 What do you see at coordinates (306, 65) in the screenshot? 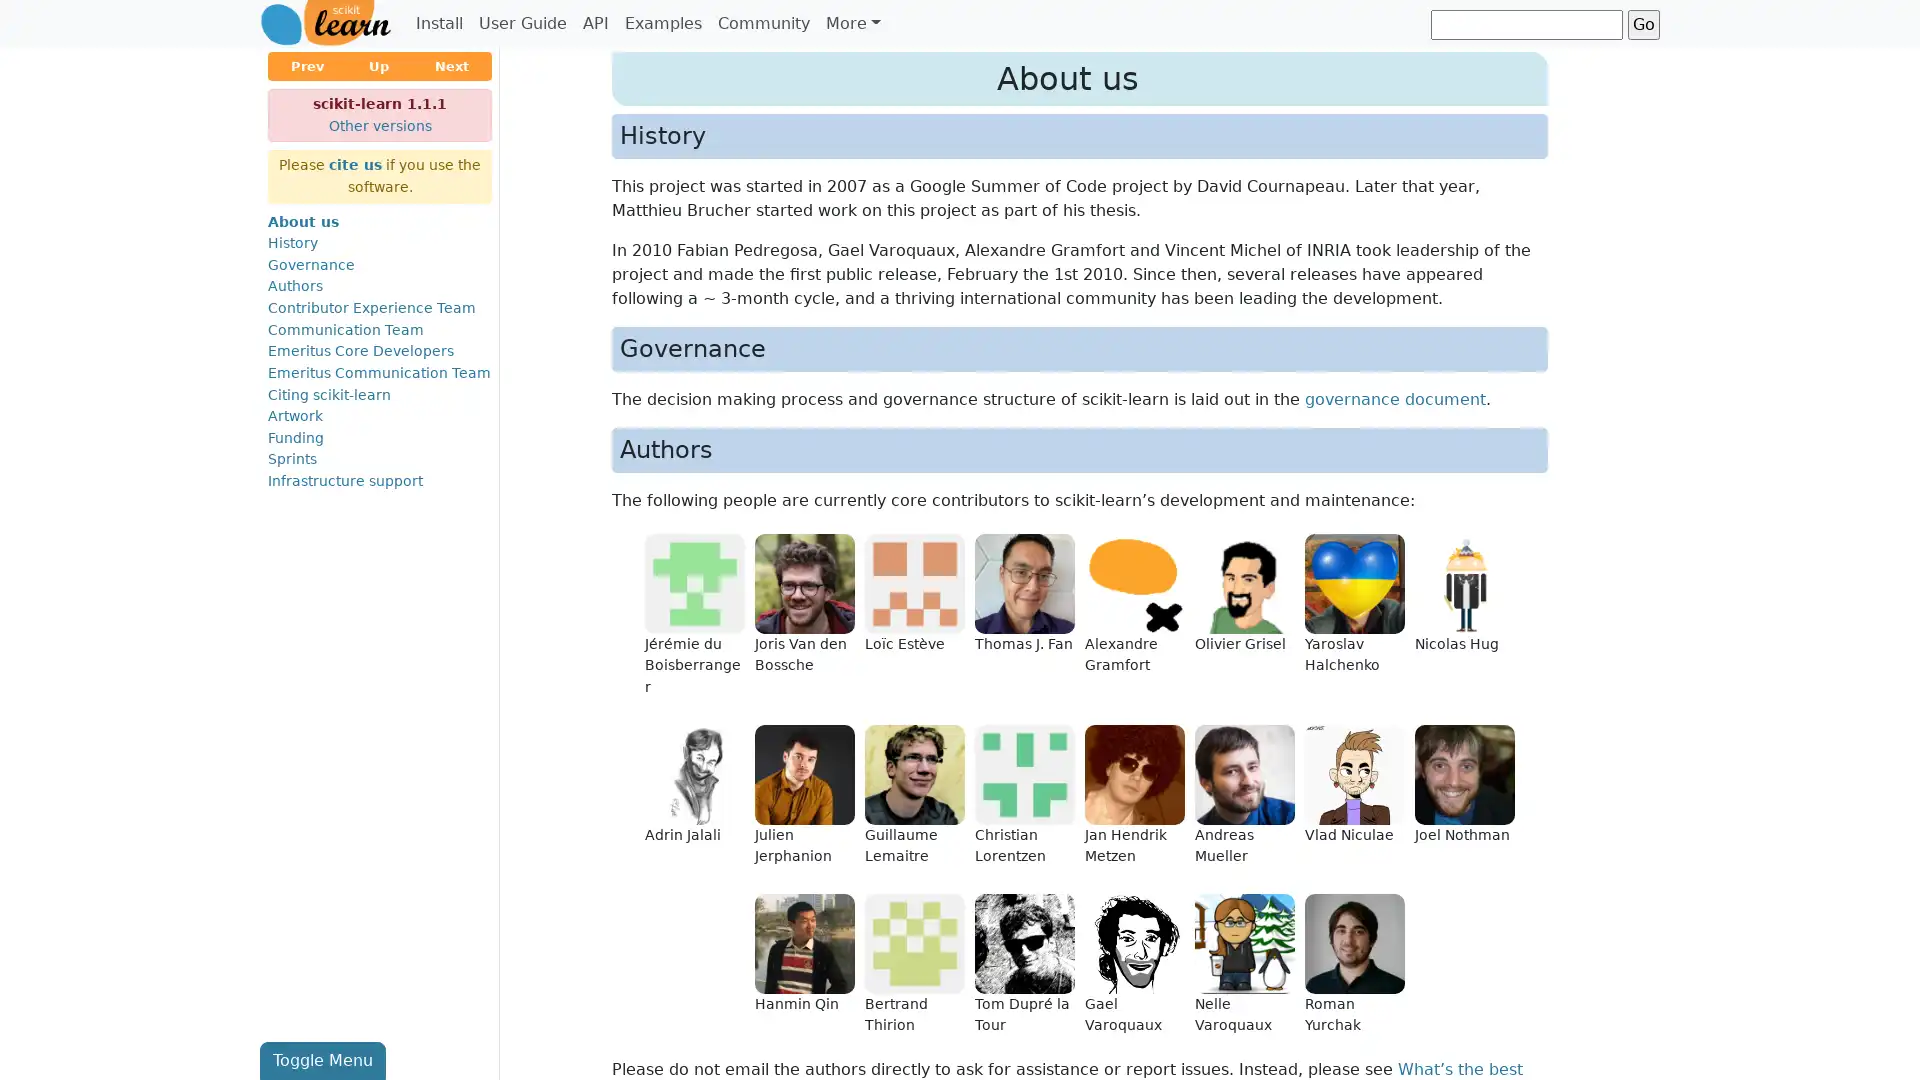
I see `Prev` at bounding box center [306, 65].